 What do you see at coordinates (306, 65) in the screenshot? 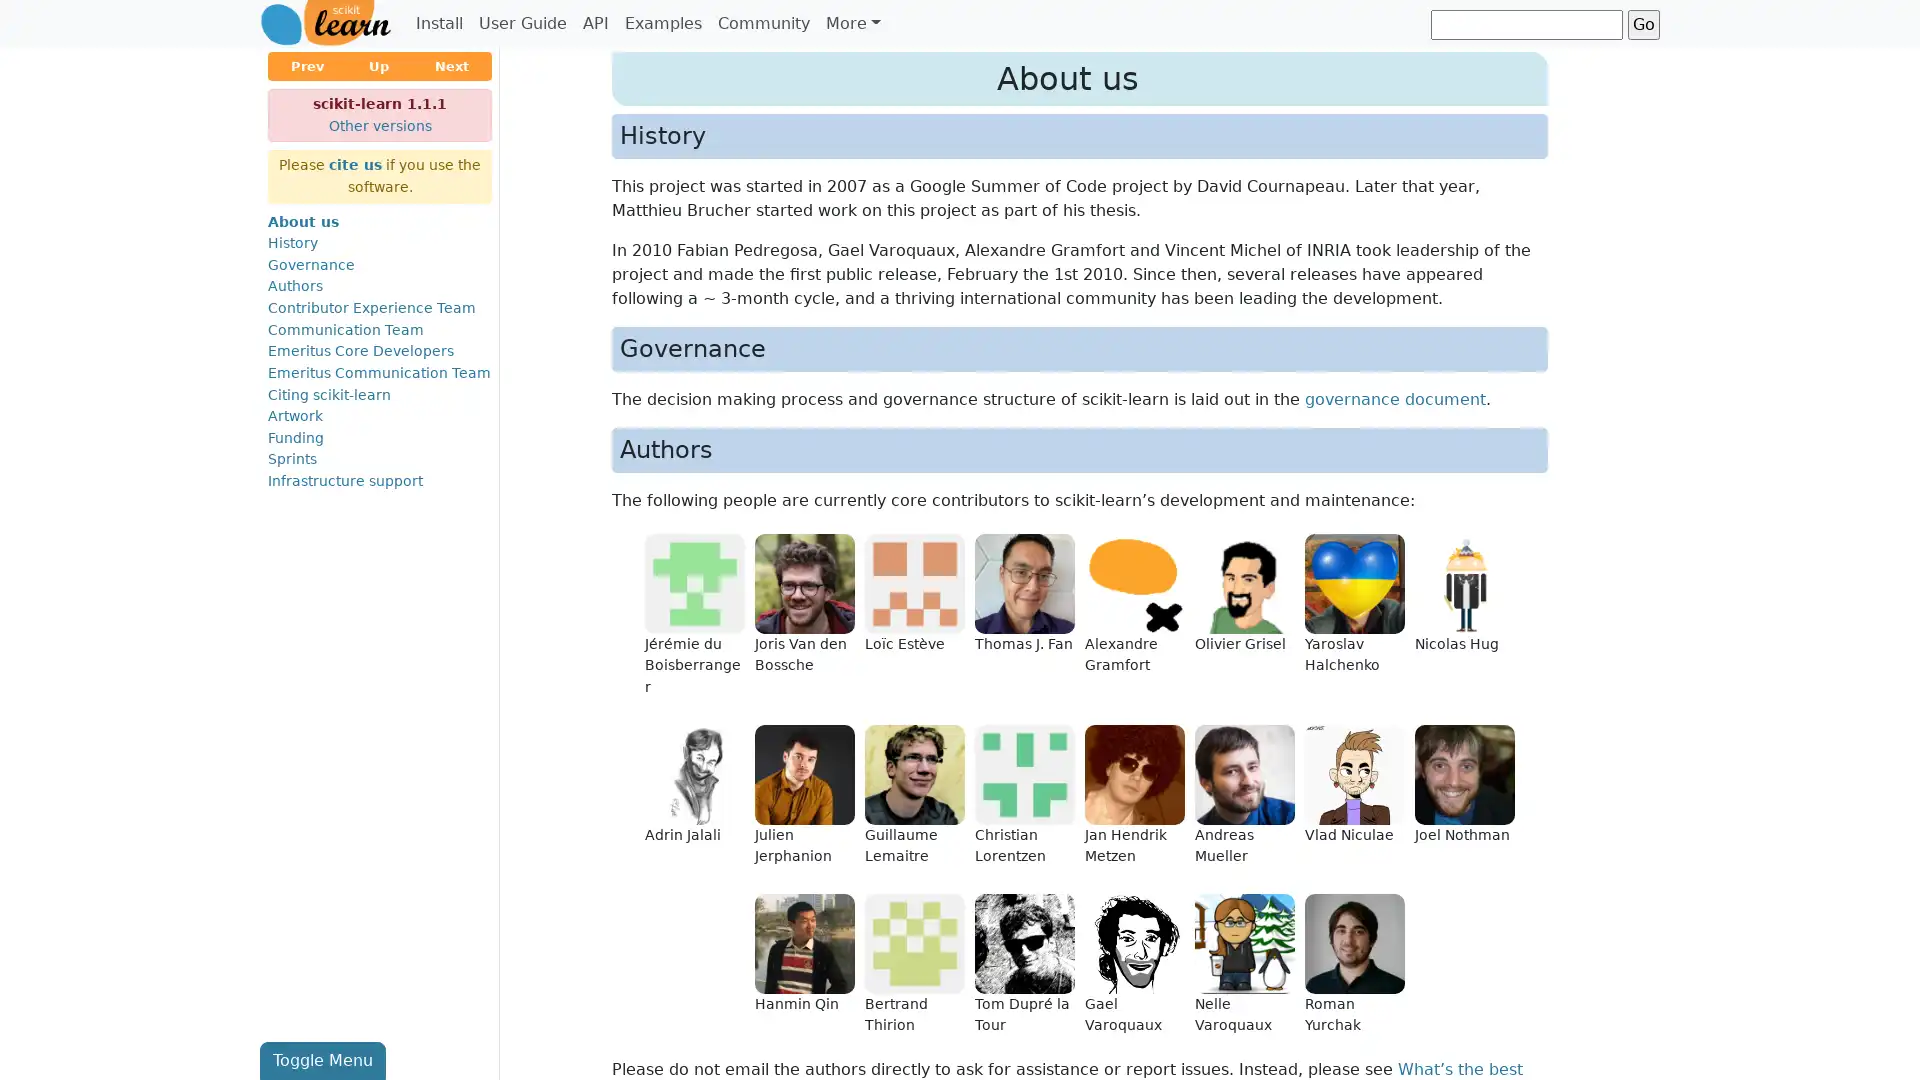
I see `Prev` at bounding box center [306, 65].